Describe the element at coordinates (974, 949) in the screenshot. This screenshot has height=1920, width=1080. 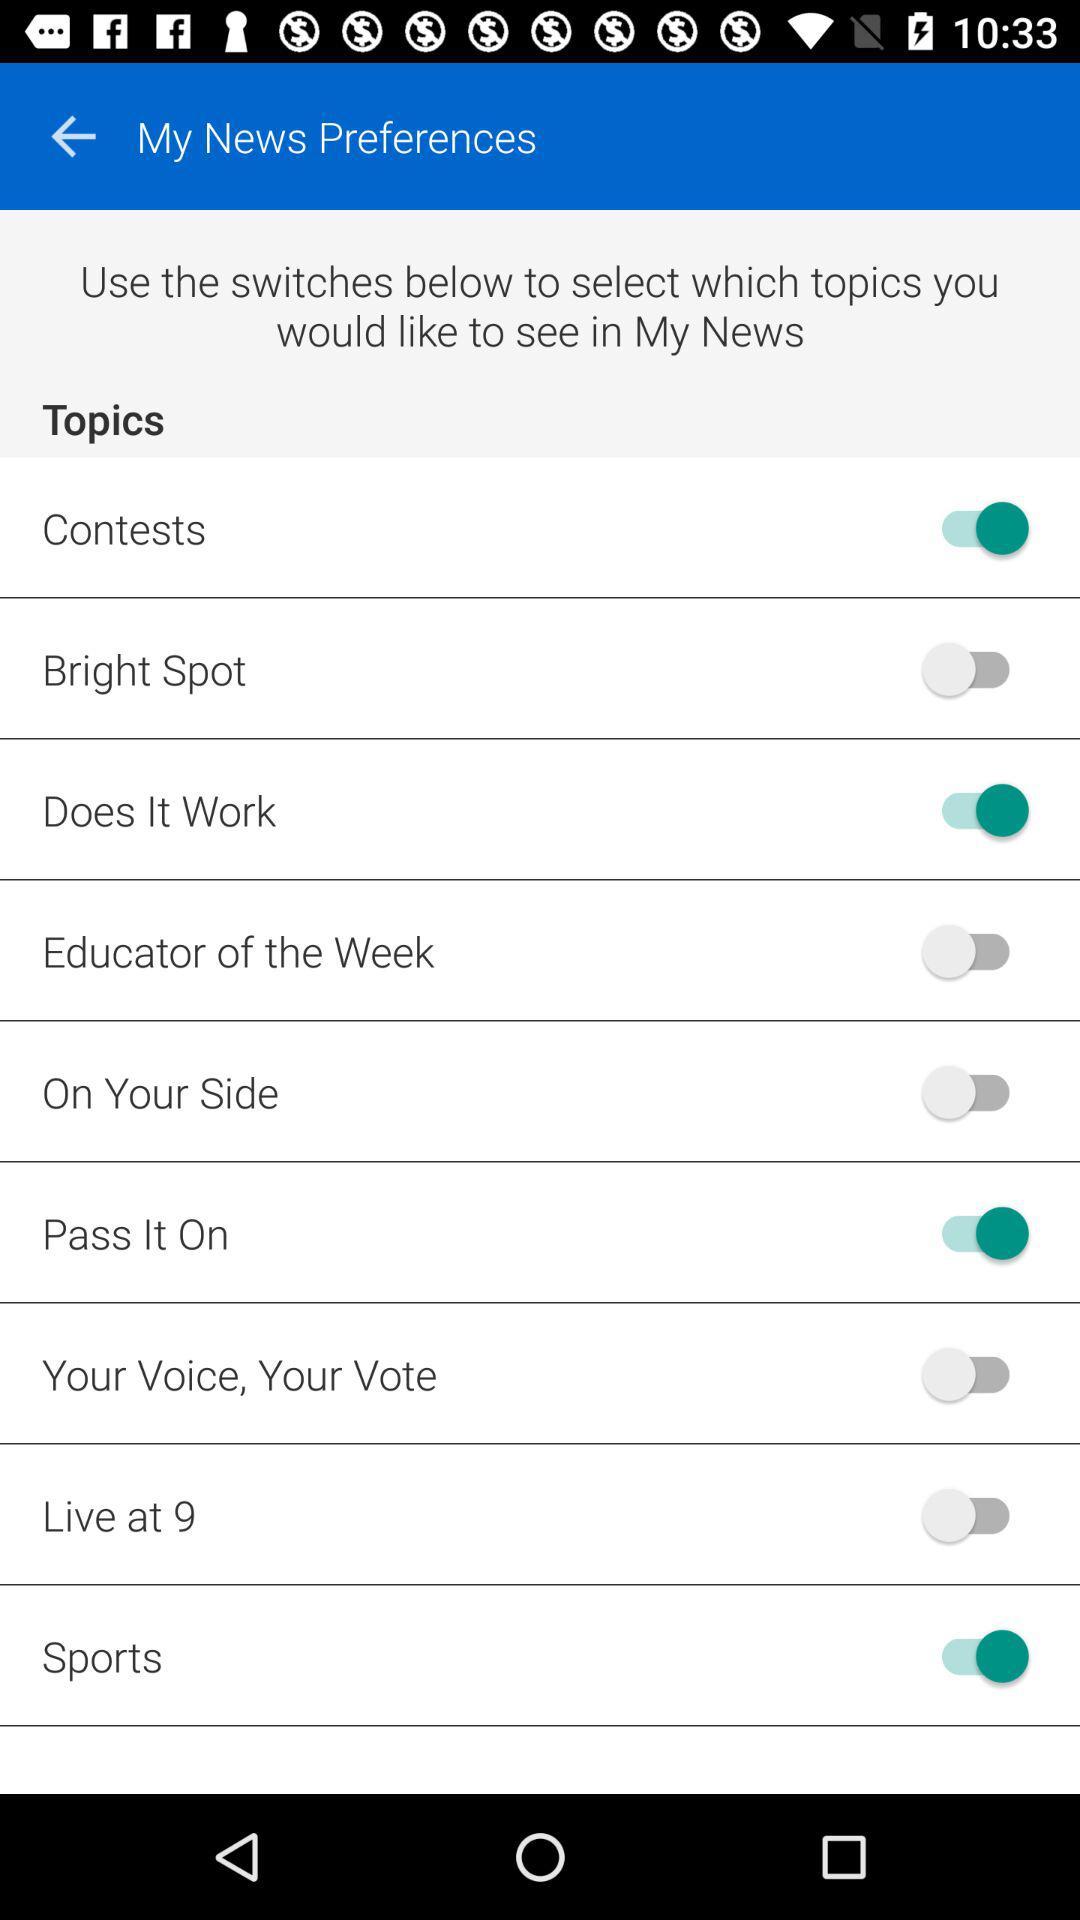
I see `toggles a on button` at that location.